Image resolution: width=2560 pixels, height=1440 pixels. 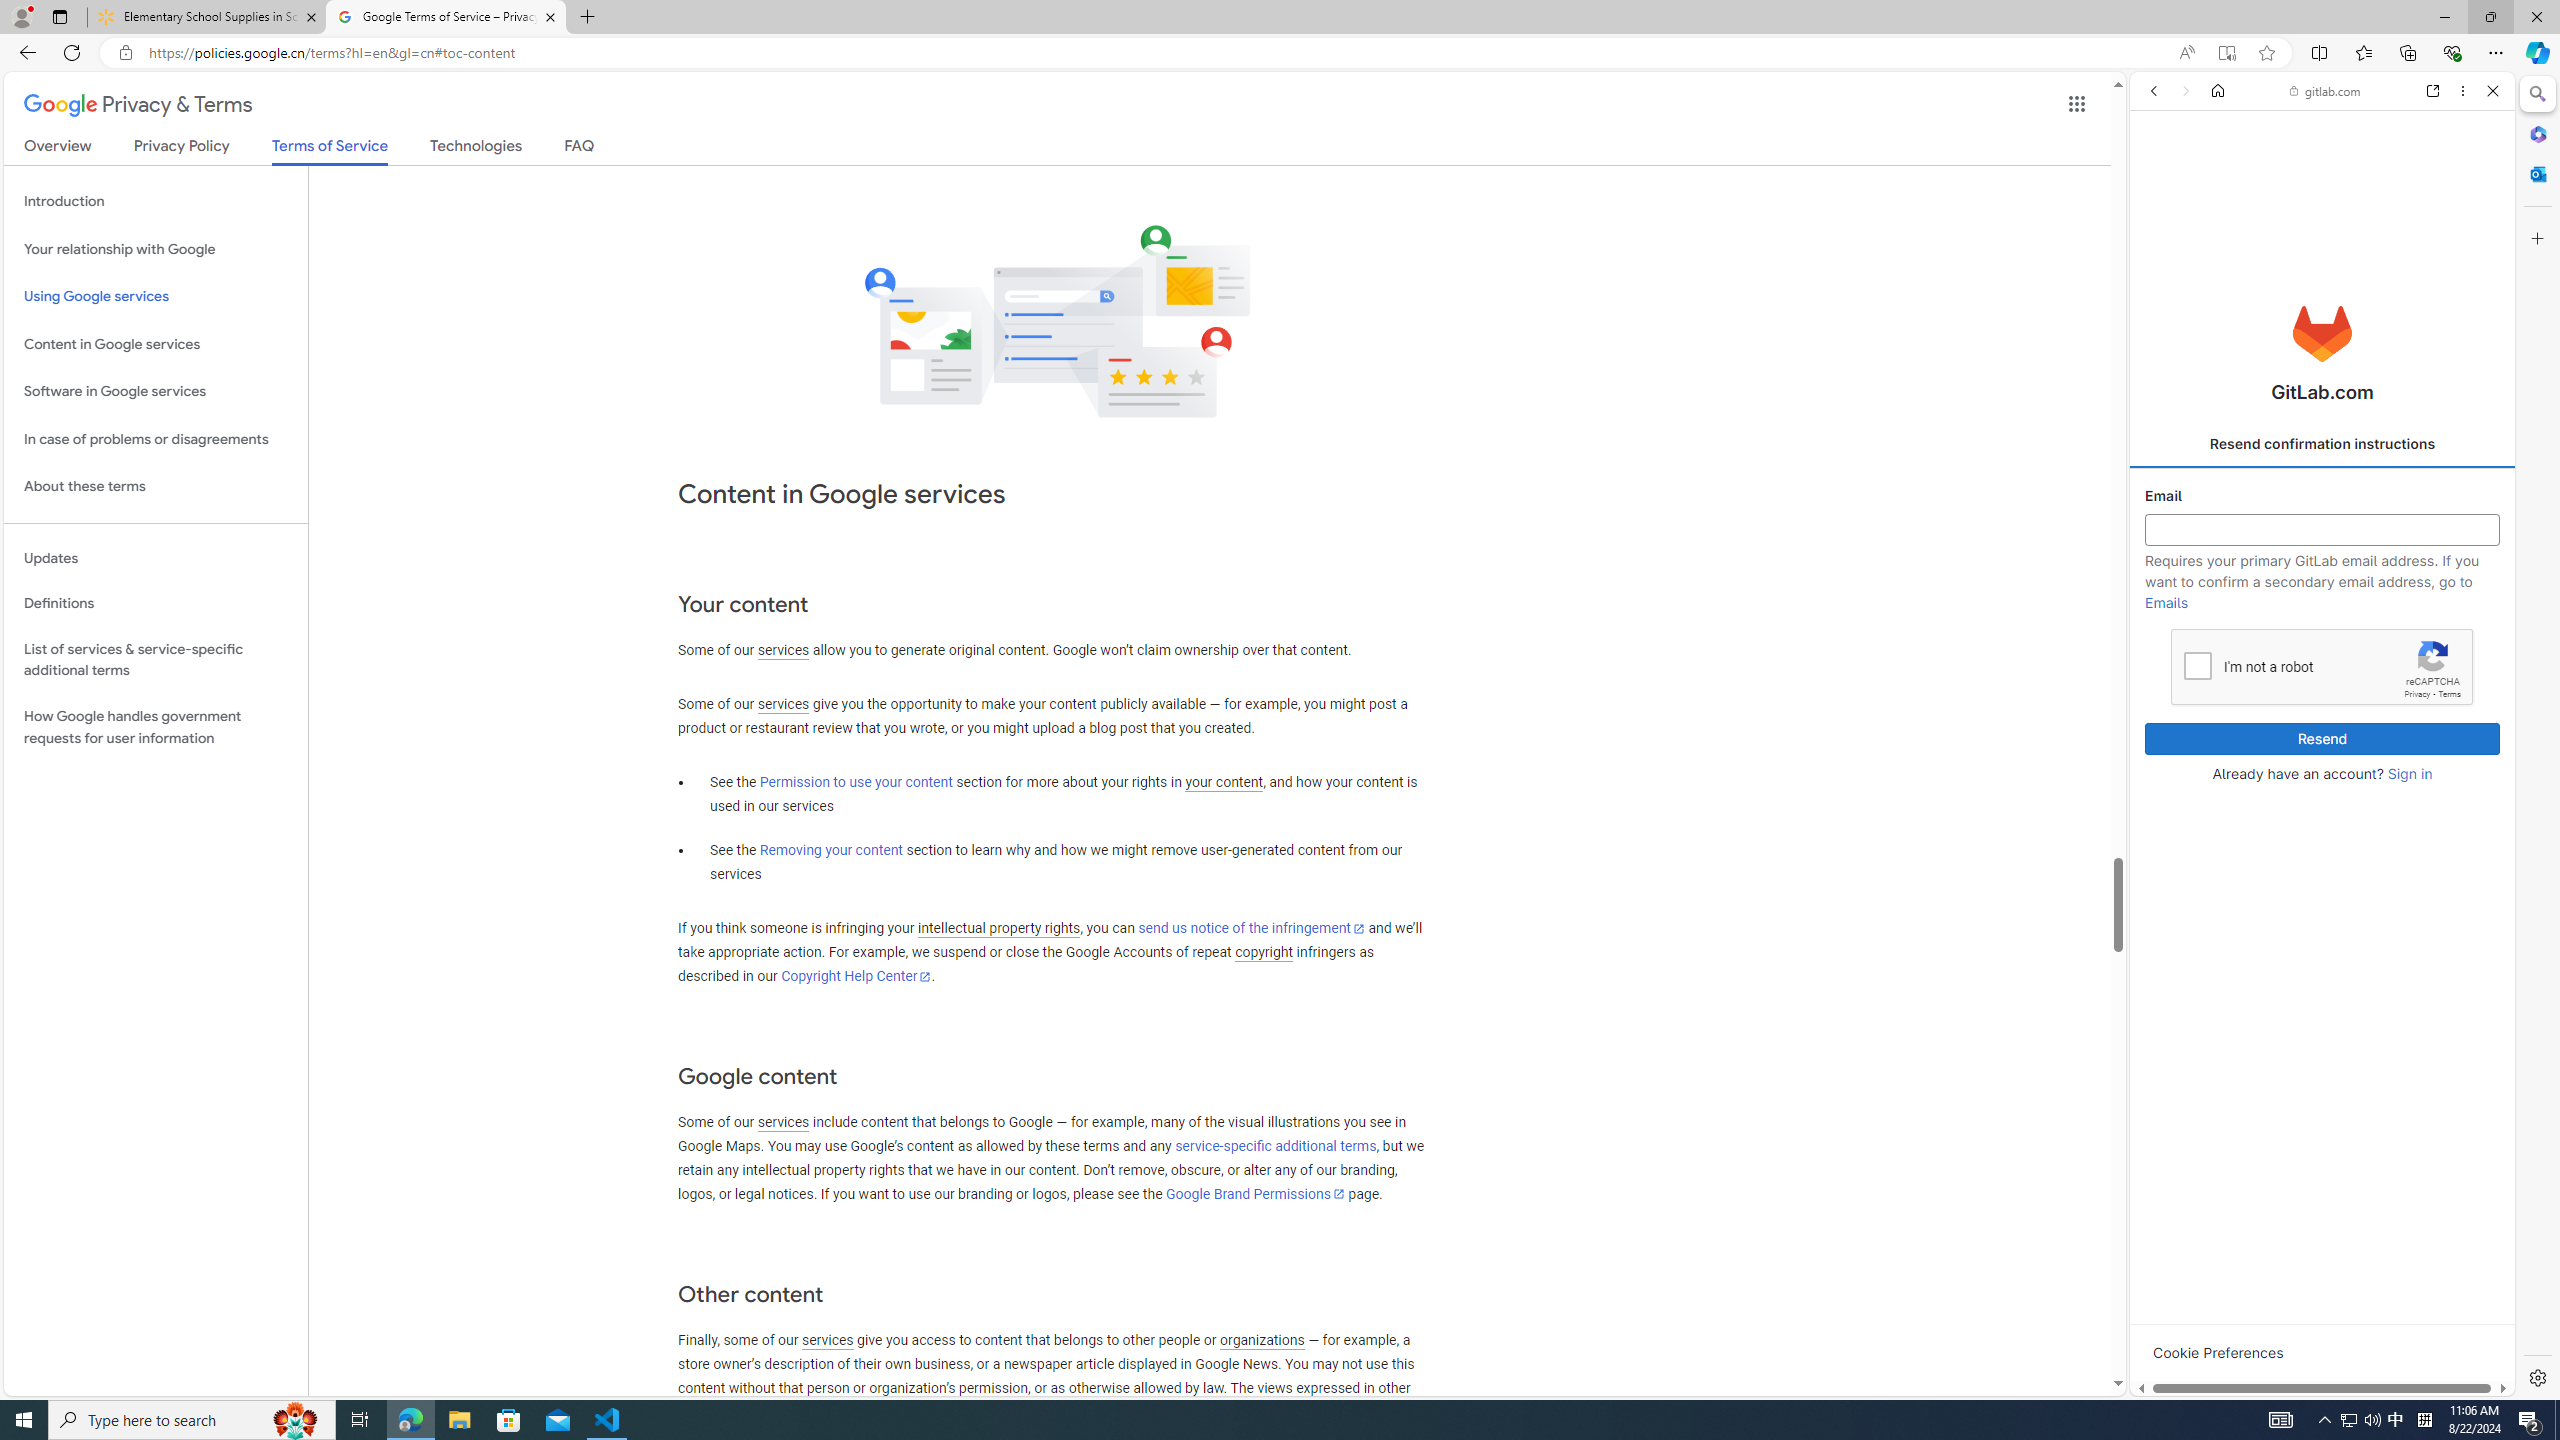 I want to click on 'Emails', so click(x=2166, y=601).